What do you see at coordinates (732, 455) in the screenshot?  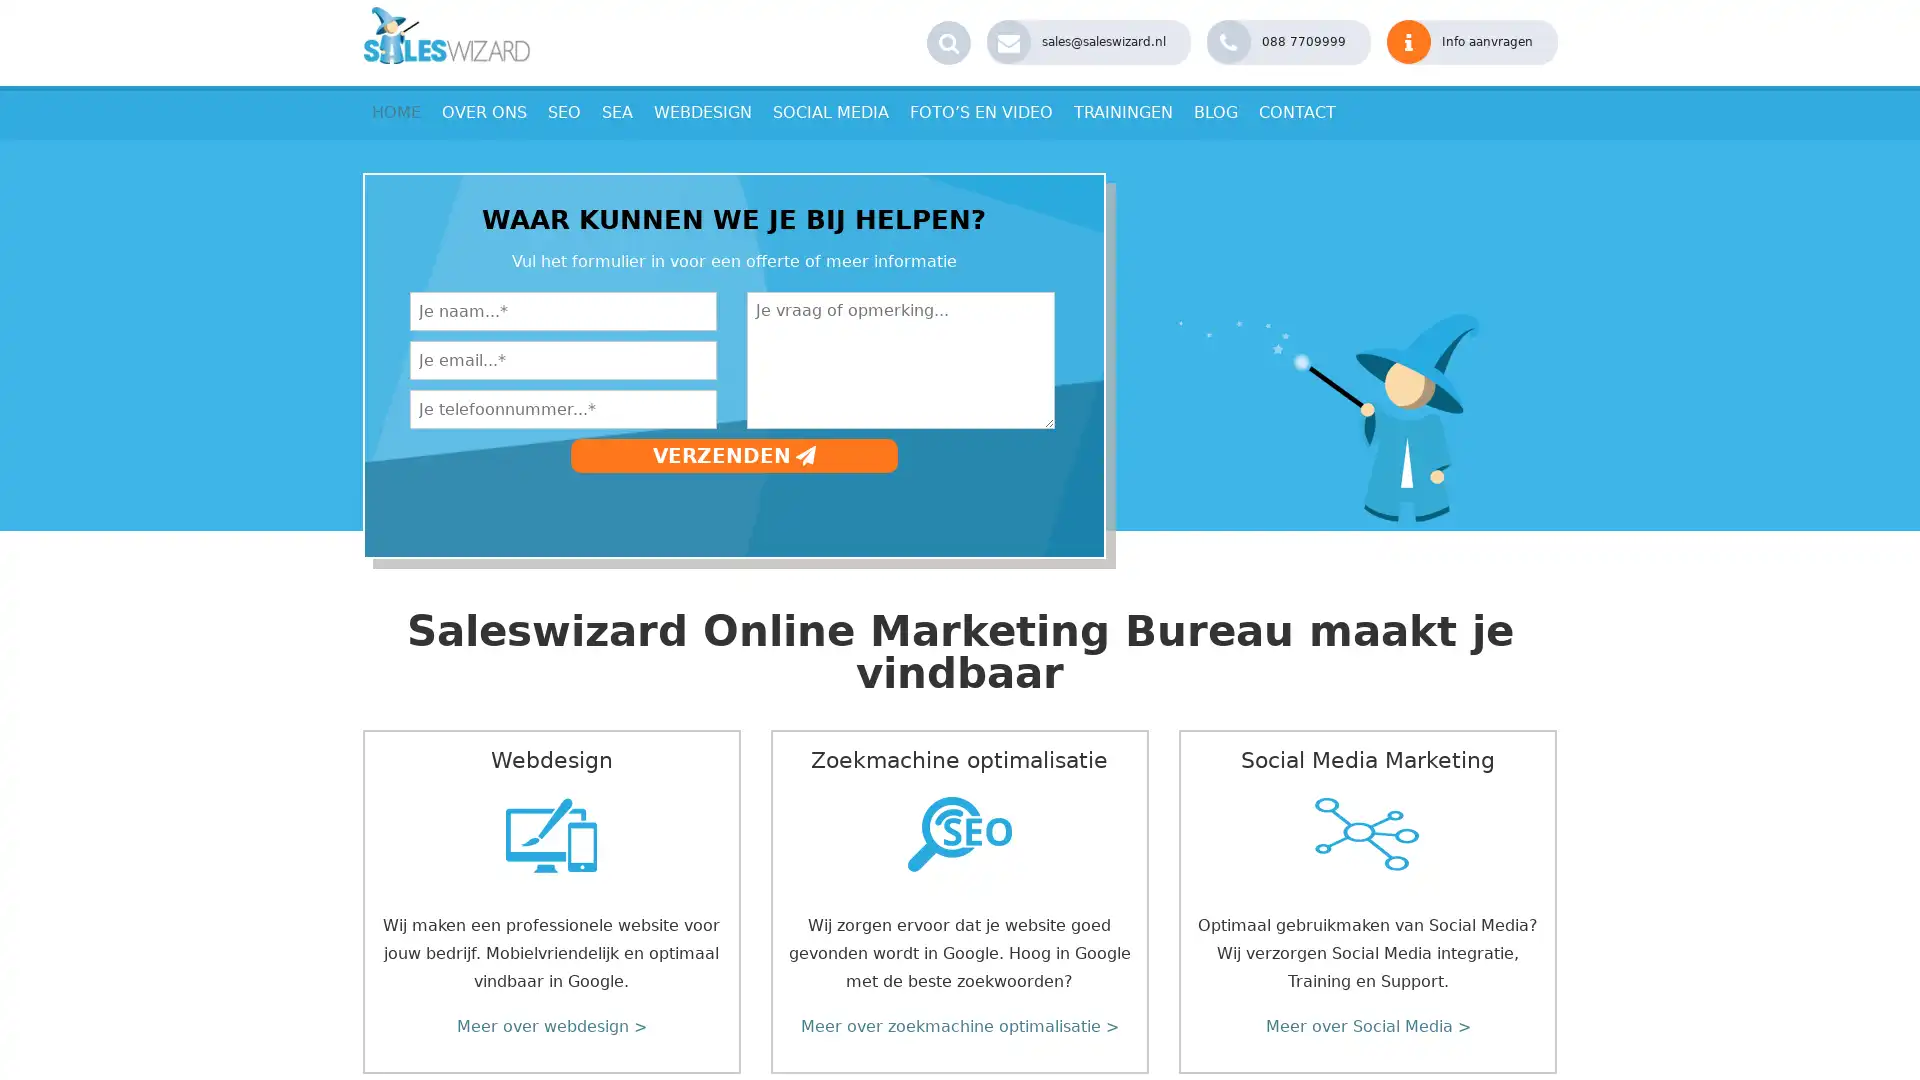 I see `VERZENDEN` at bounding box center [732, 455].